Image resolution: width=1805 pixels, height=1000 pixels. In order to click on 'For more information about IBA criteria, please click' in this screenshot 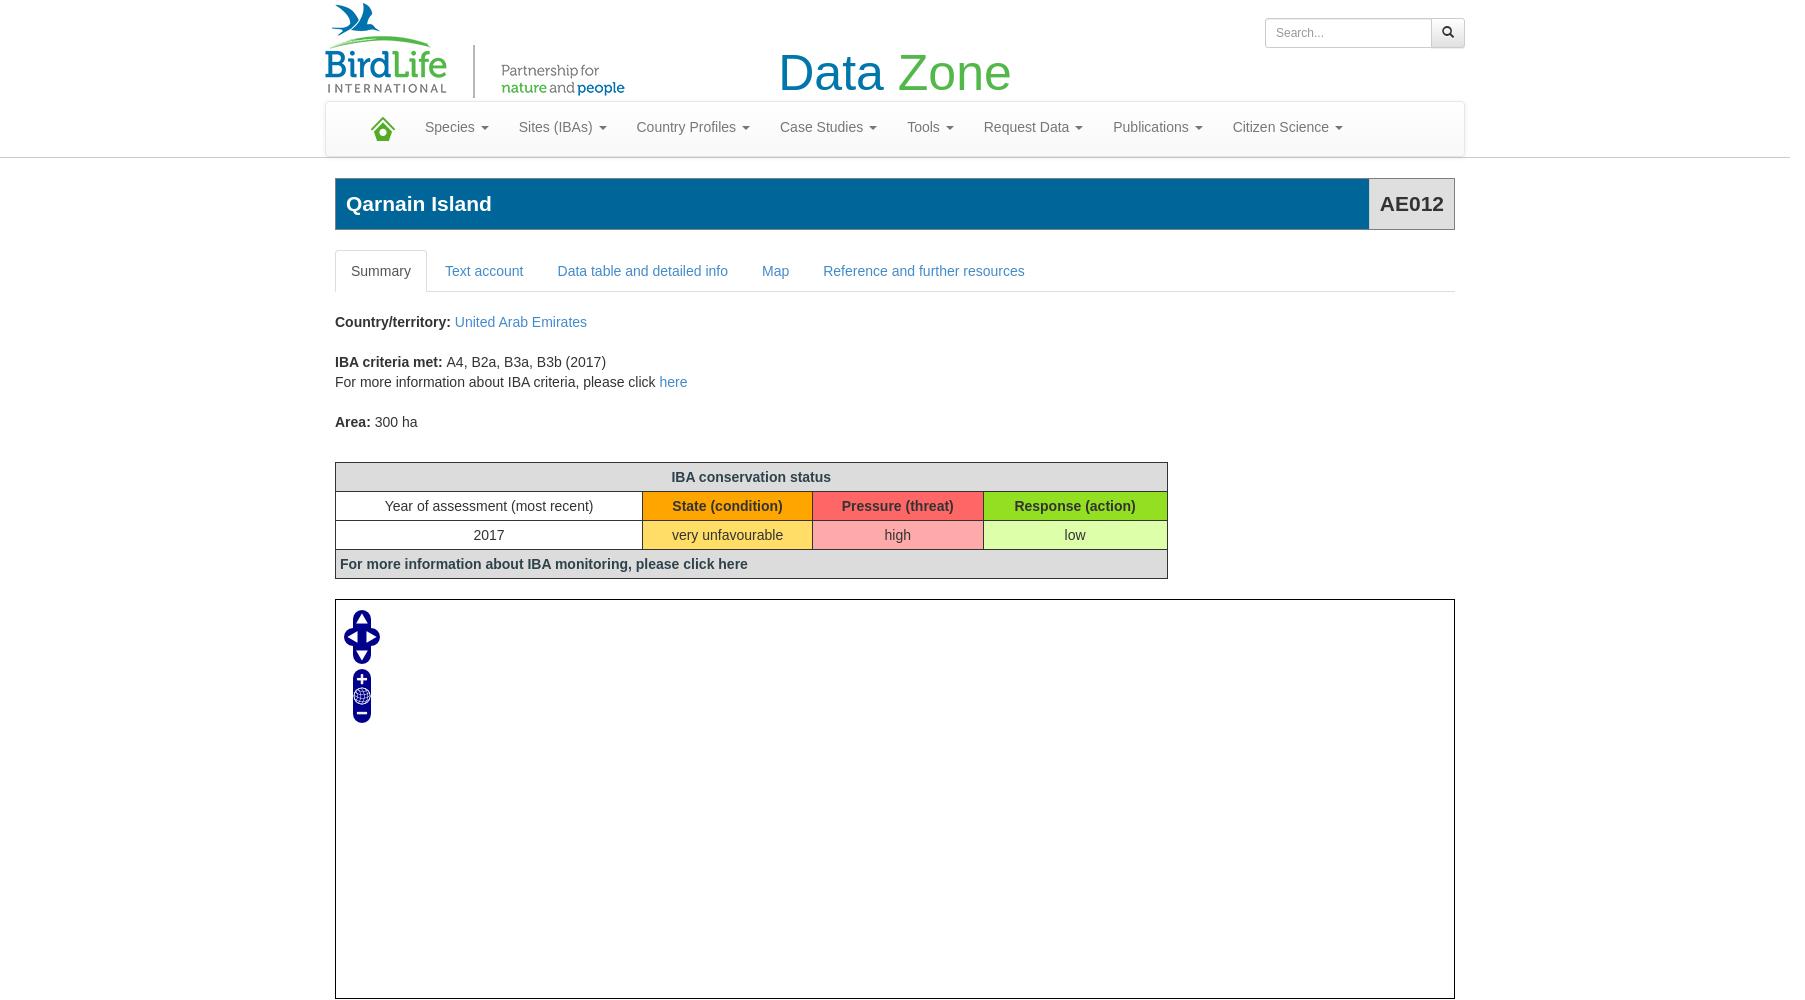, I will do `click(496, 382)`.